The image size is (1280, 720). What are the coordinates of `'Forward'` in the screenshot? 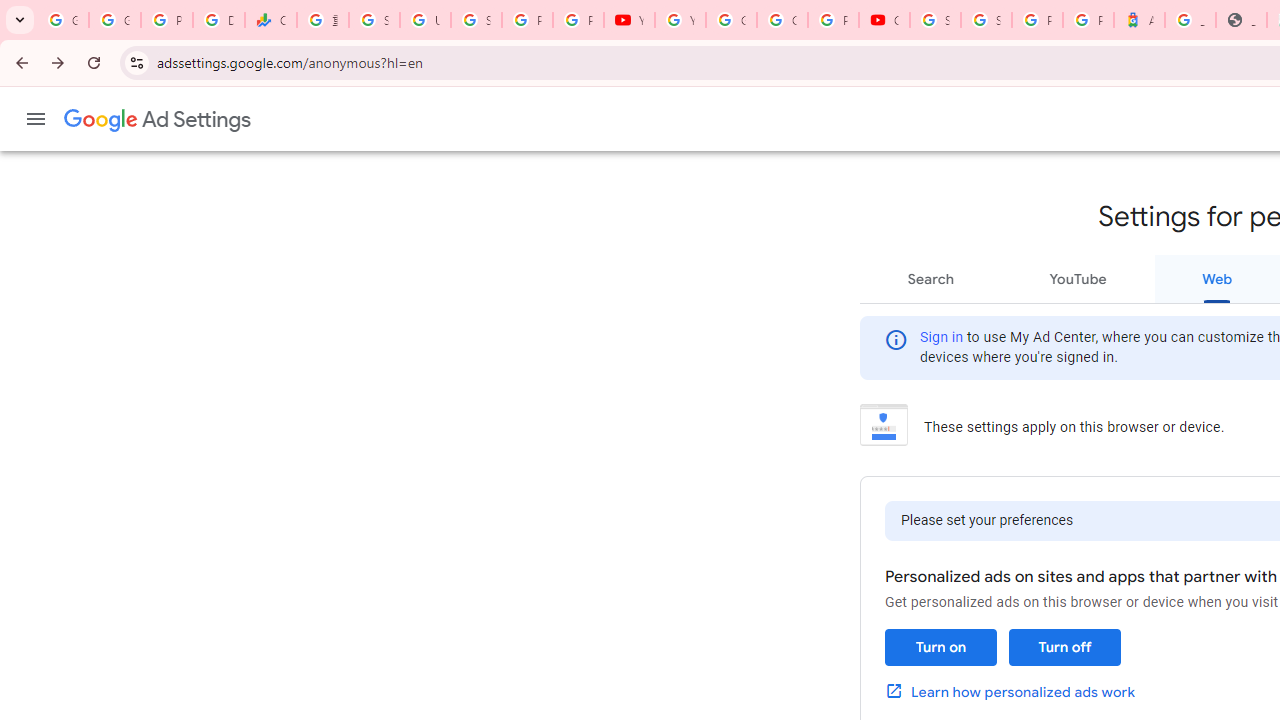 It's located at (58, 61).